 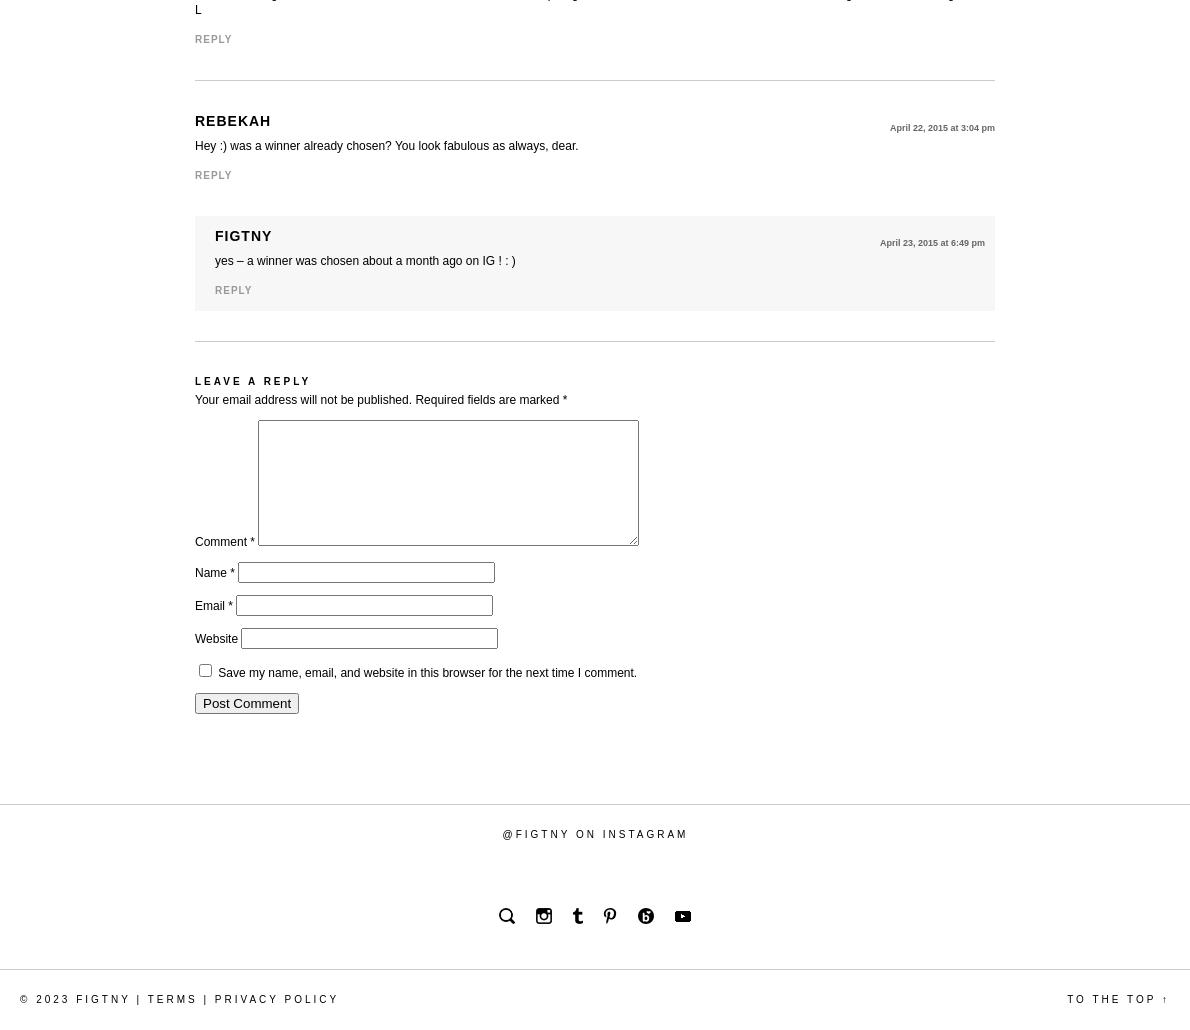 I want to click on 'TERMS', so click(x=170, y=998).